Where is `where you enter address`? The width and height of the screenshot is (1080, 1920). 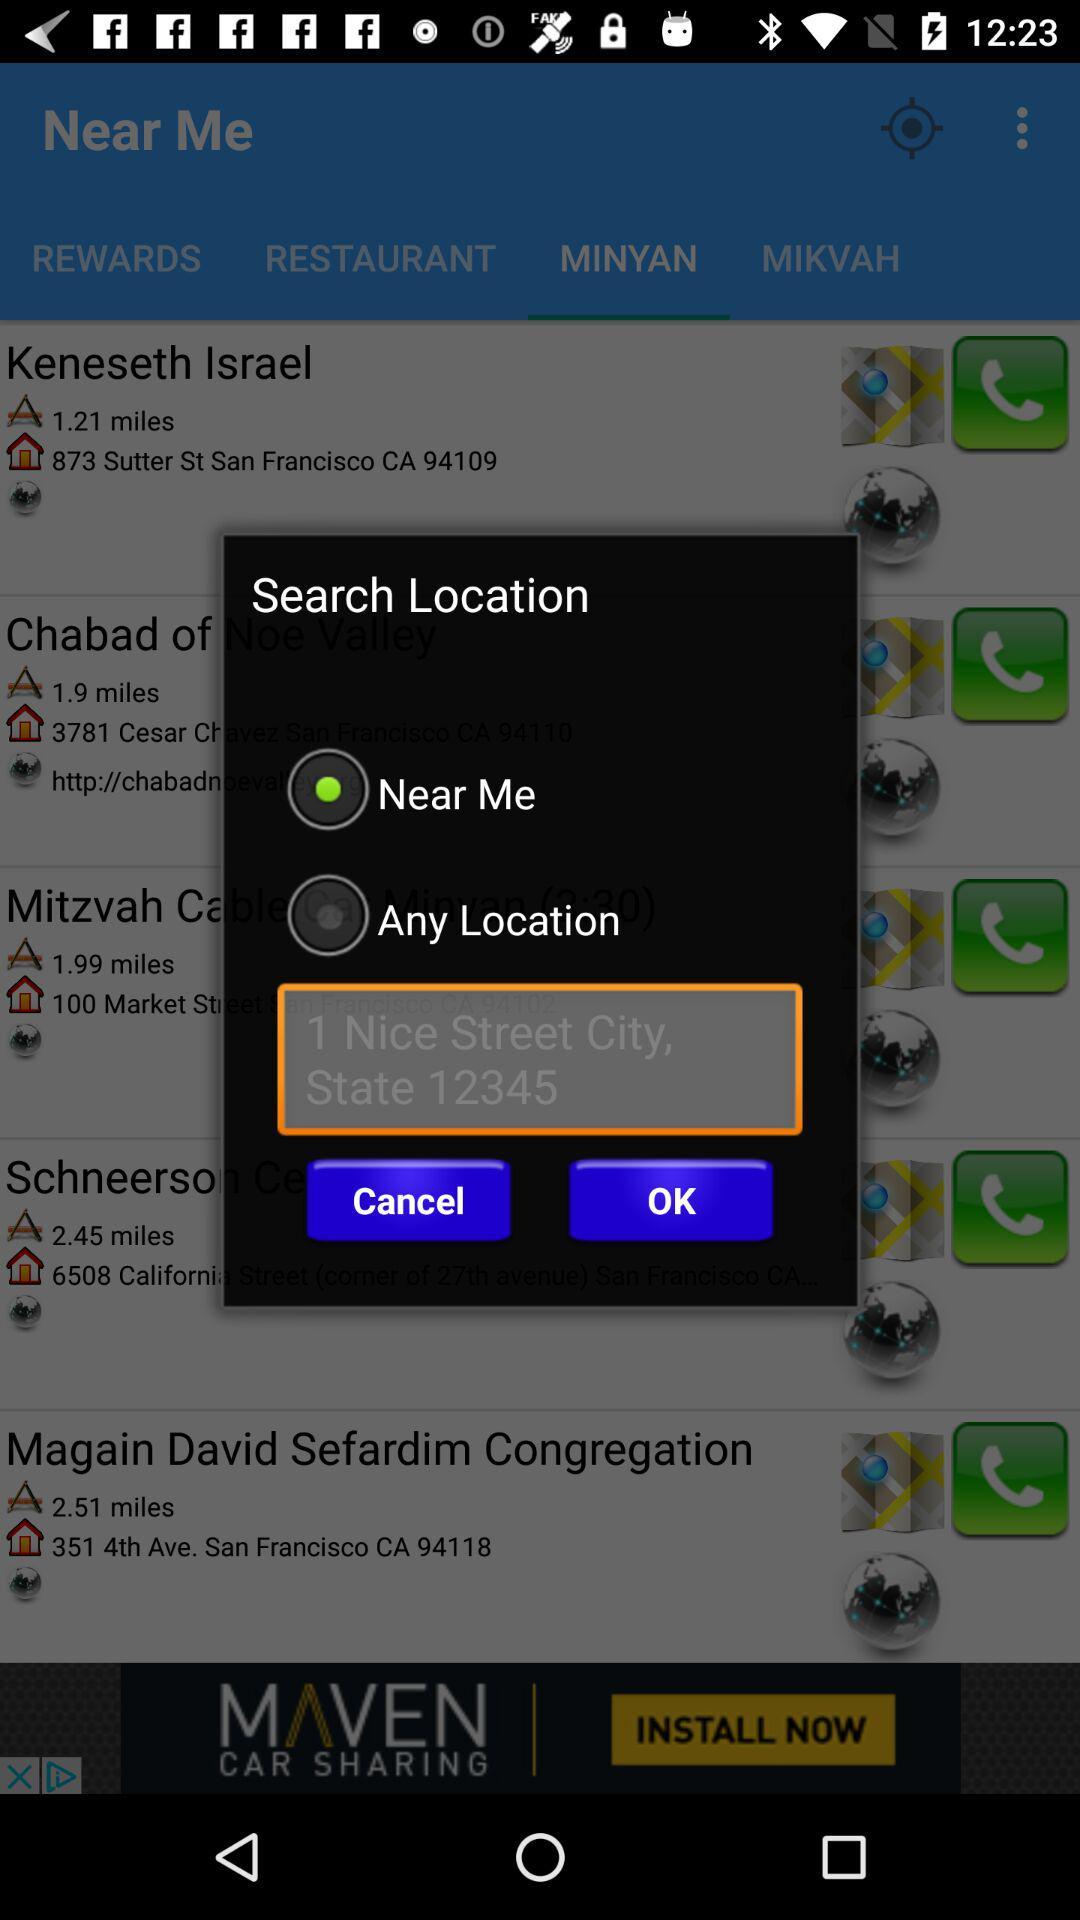
where you enter address is located at coordinates (540, 1063).